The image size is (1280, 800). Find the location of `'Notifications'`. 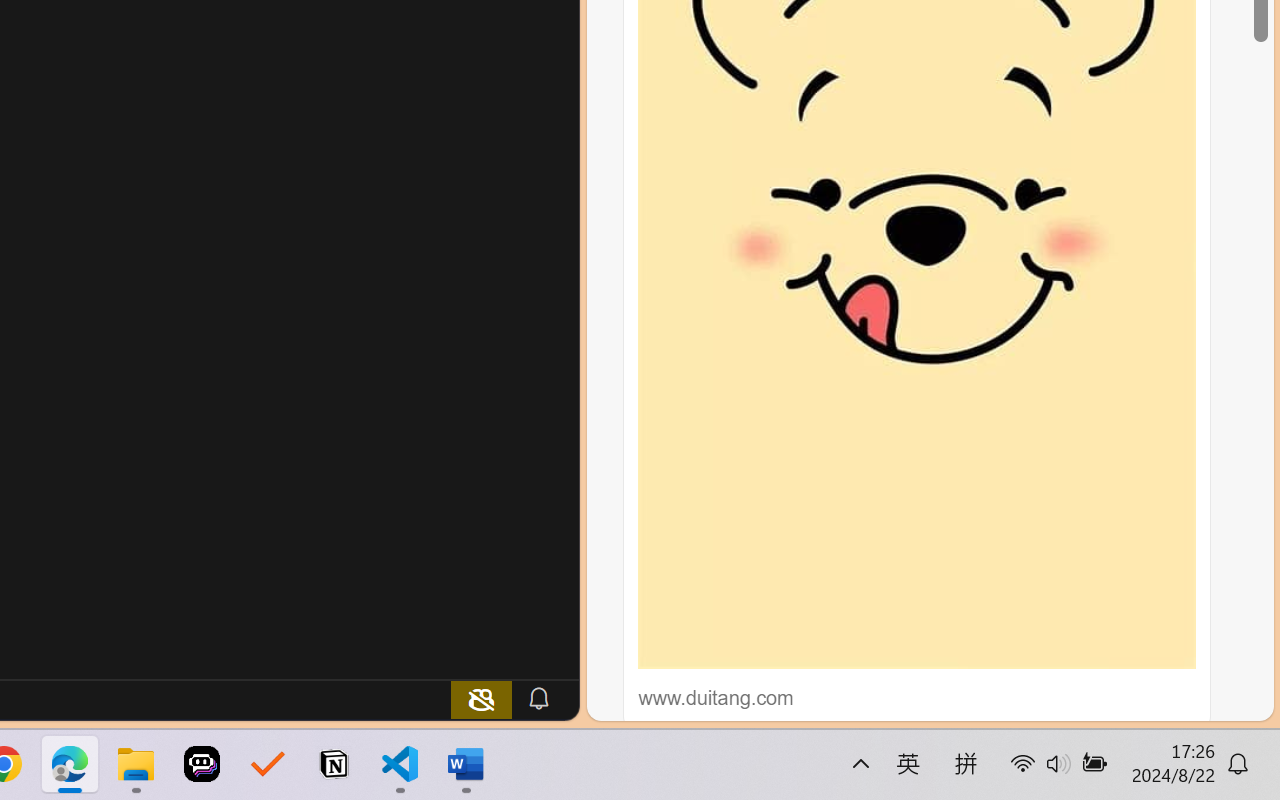

'Notifications' is located at coordinates (538, 698).